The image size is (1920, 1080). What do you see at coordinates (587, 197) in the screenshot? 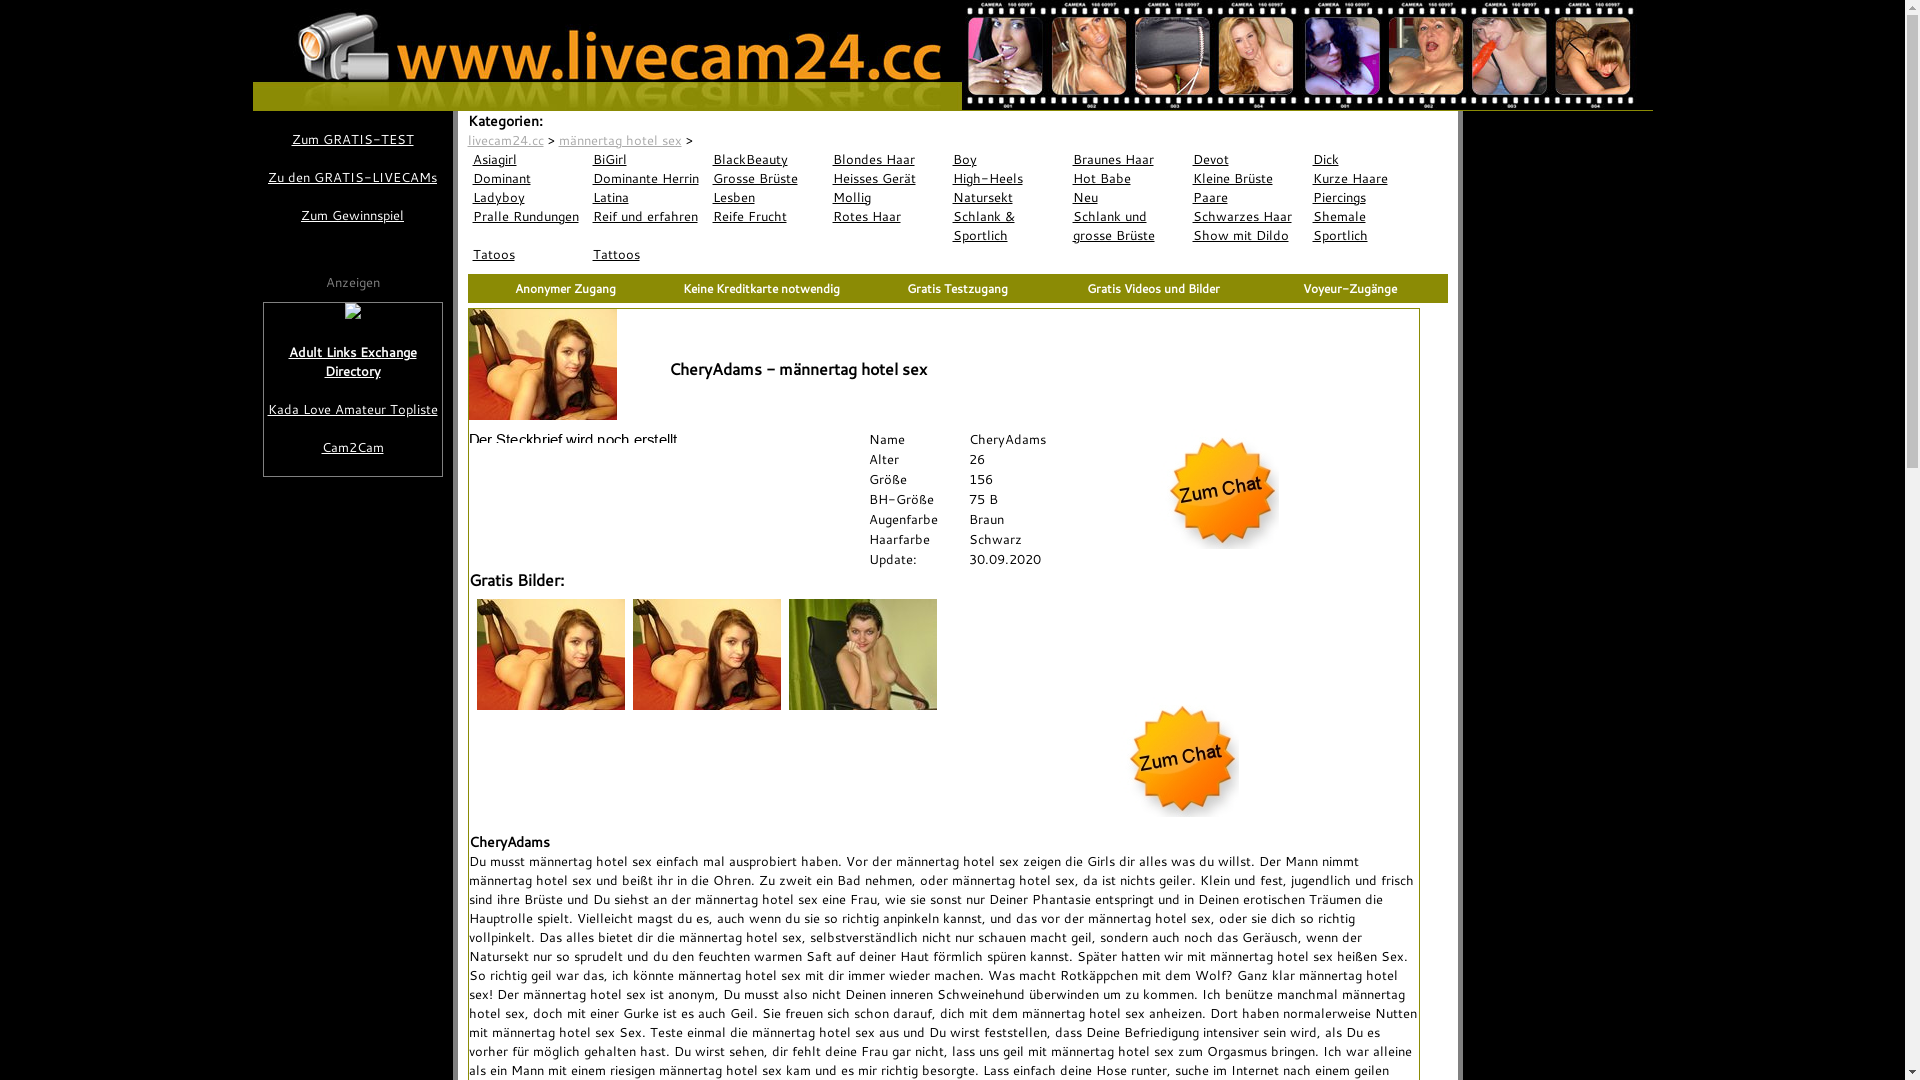
I see `'Latina'` at bounding box center [587, 197].